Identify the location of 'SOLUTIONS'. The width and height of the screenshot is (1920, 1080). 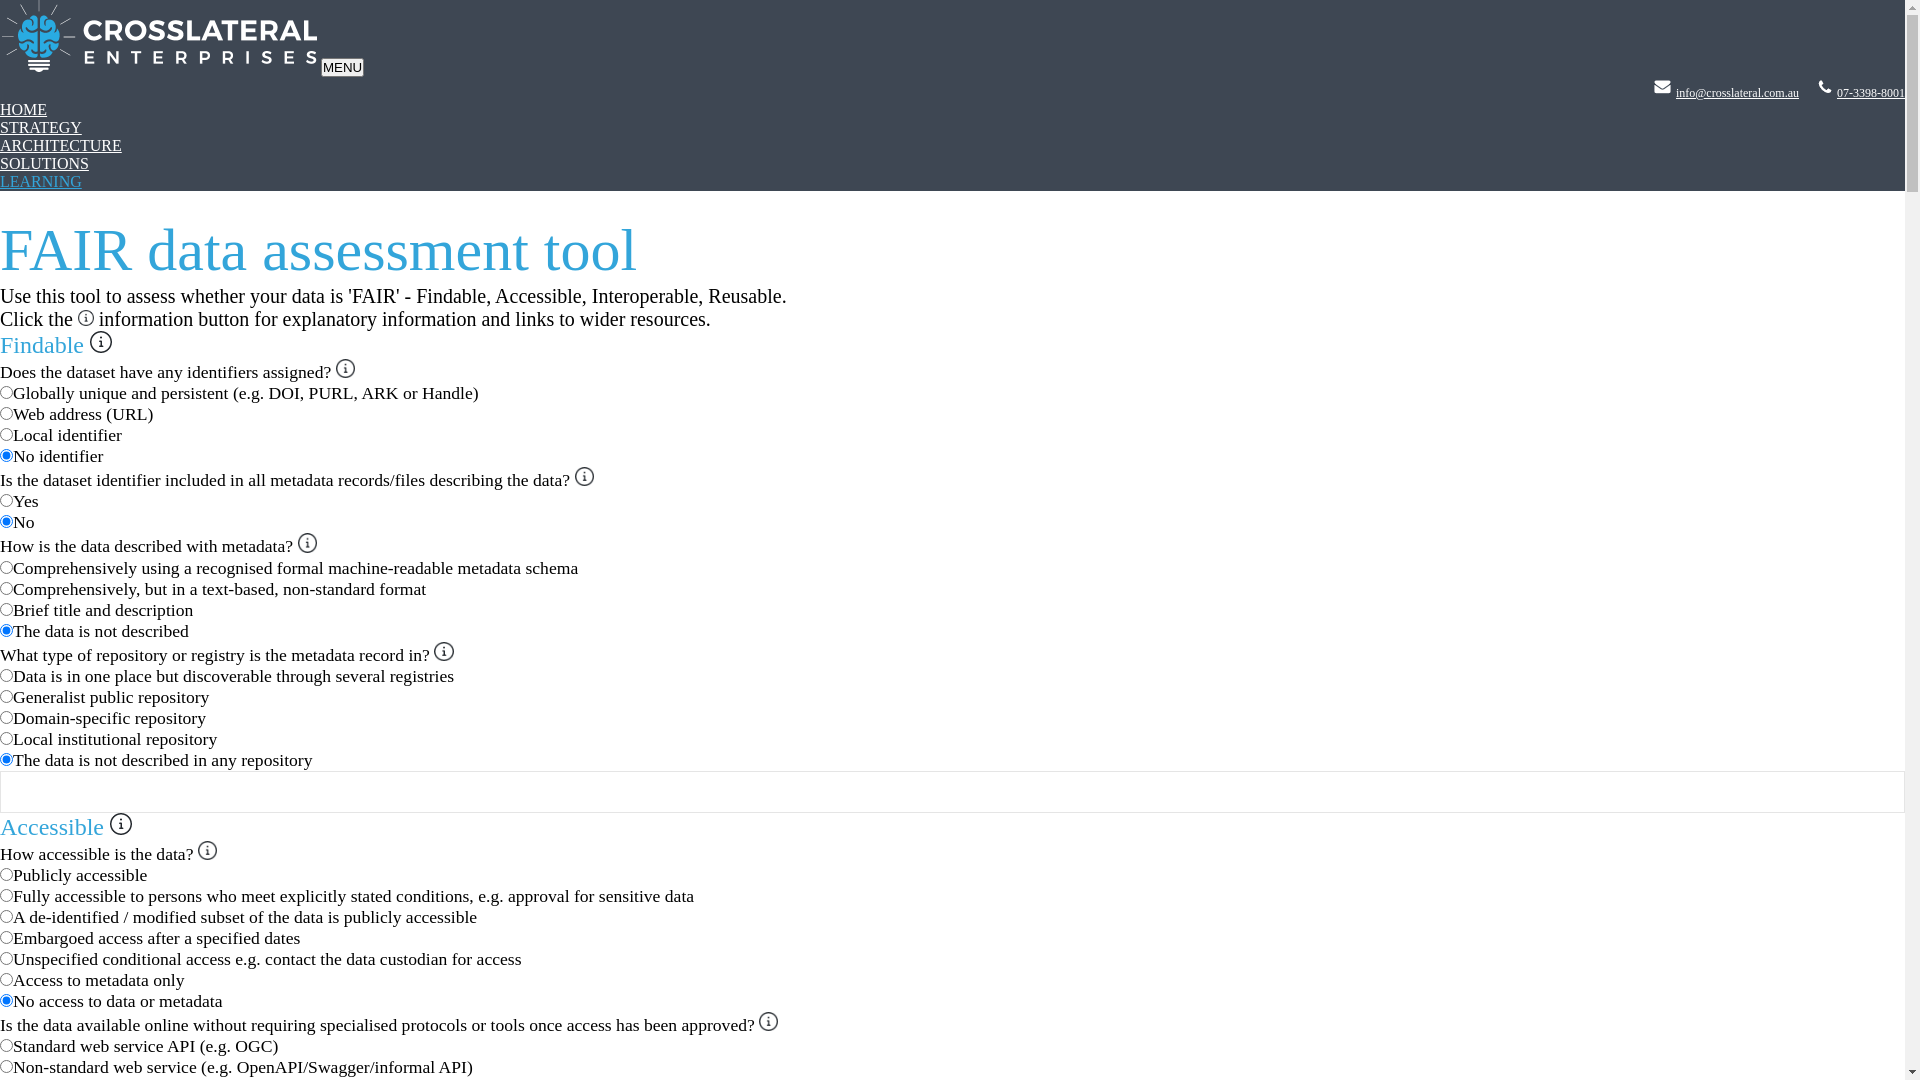
(44, 162).